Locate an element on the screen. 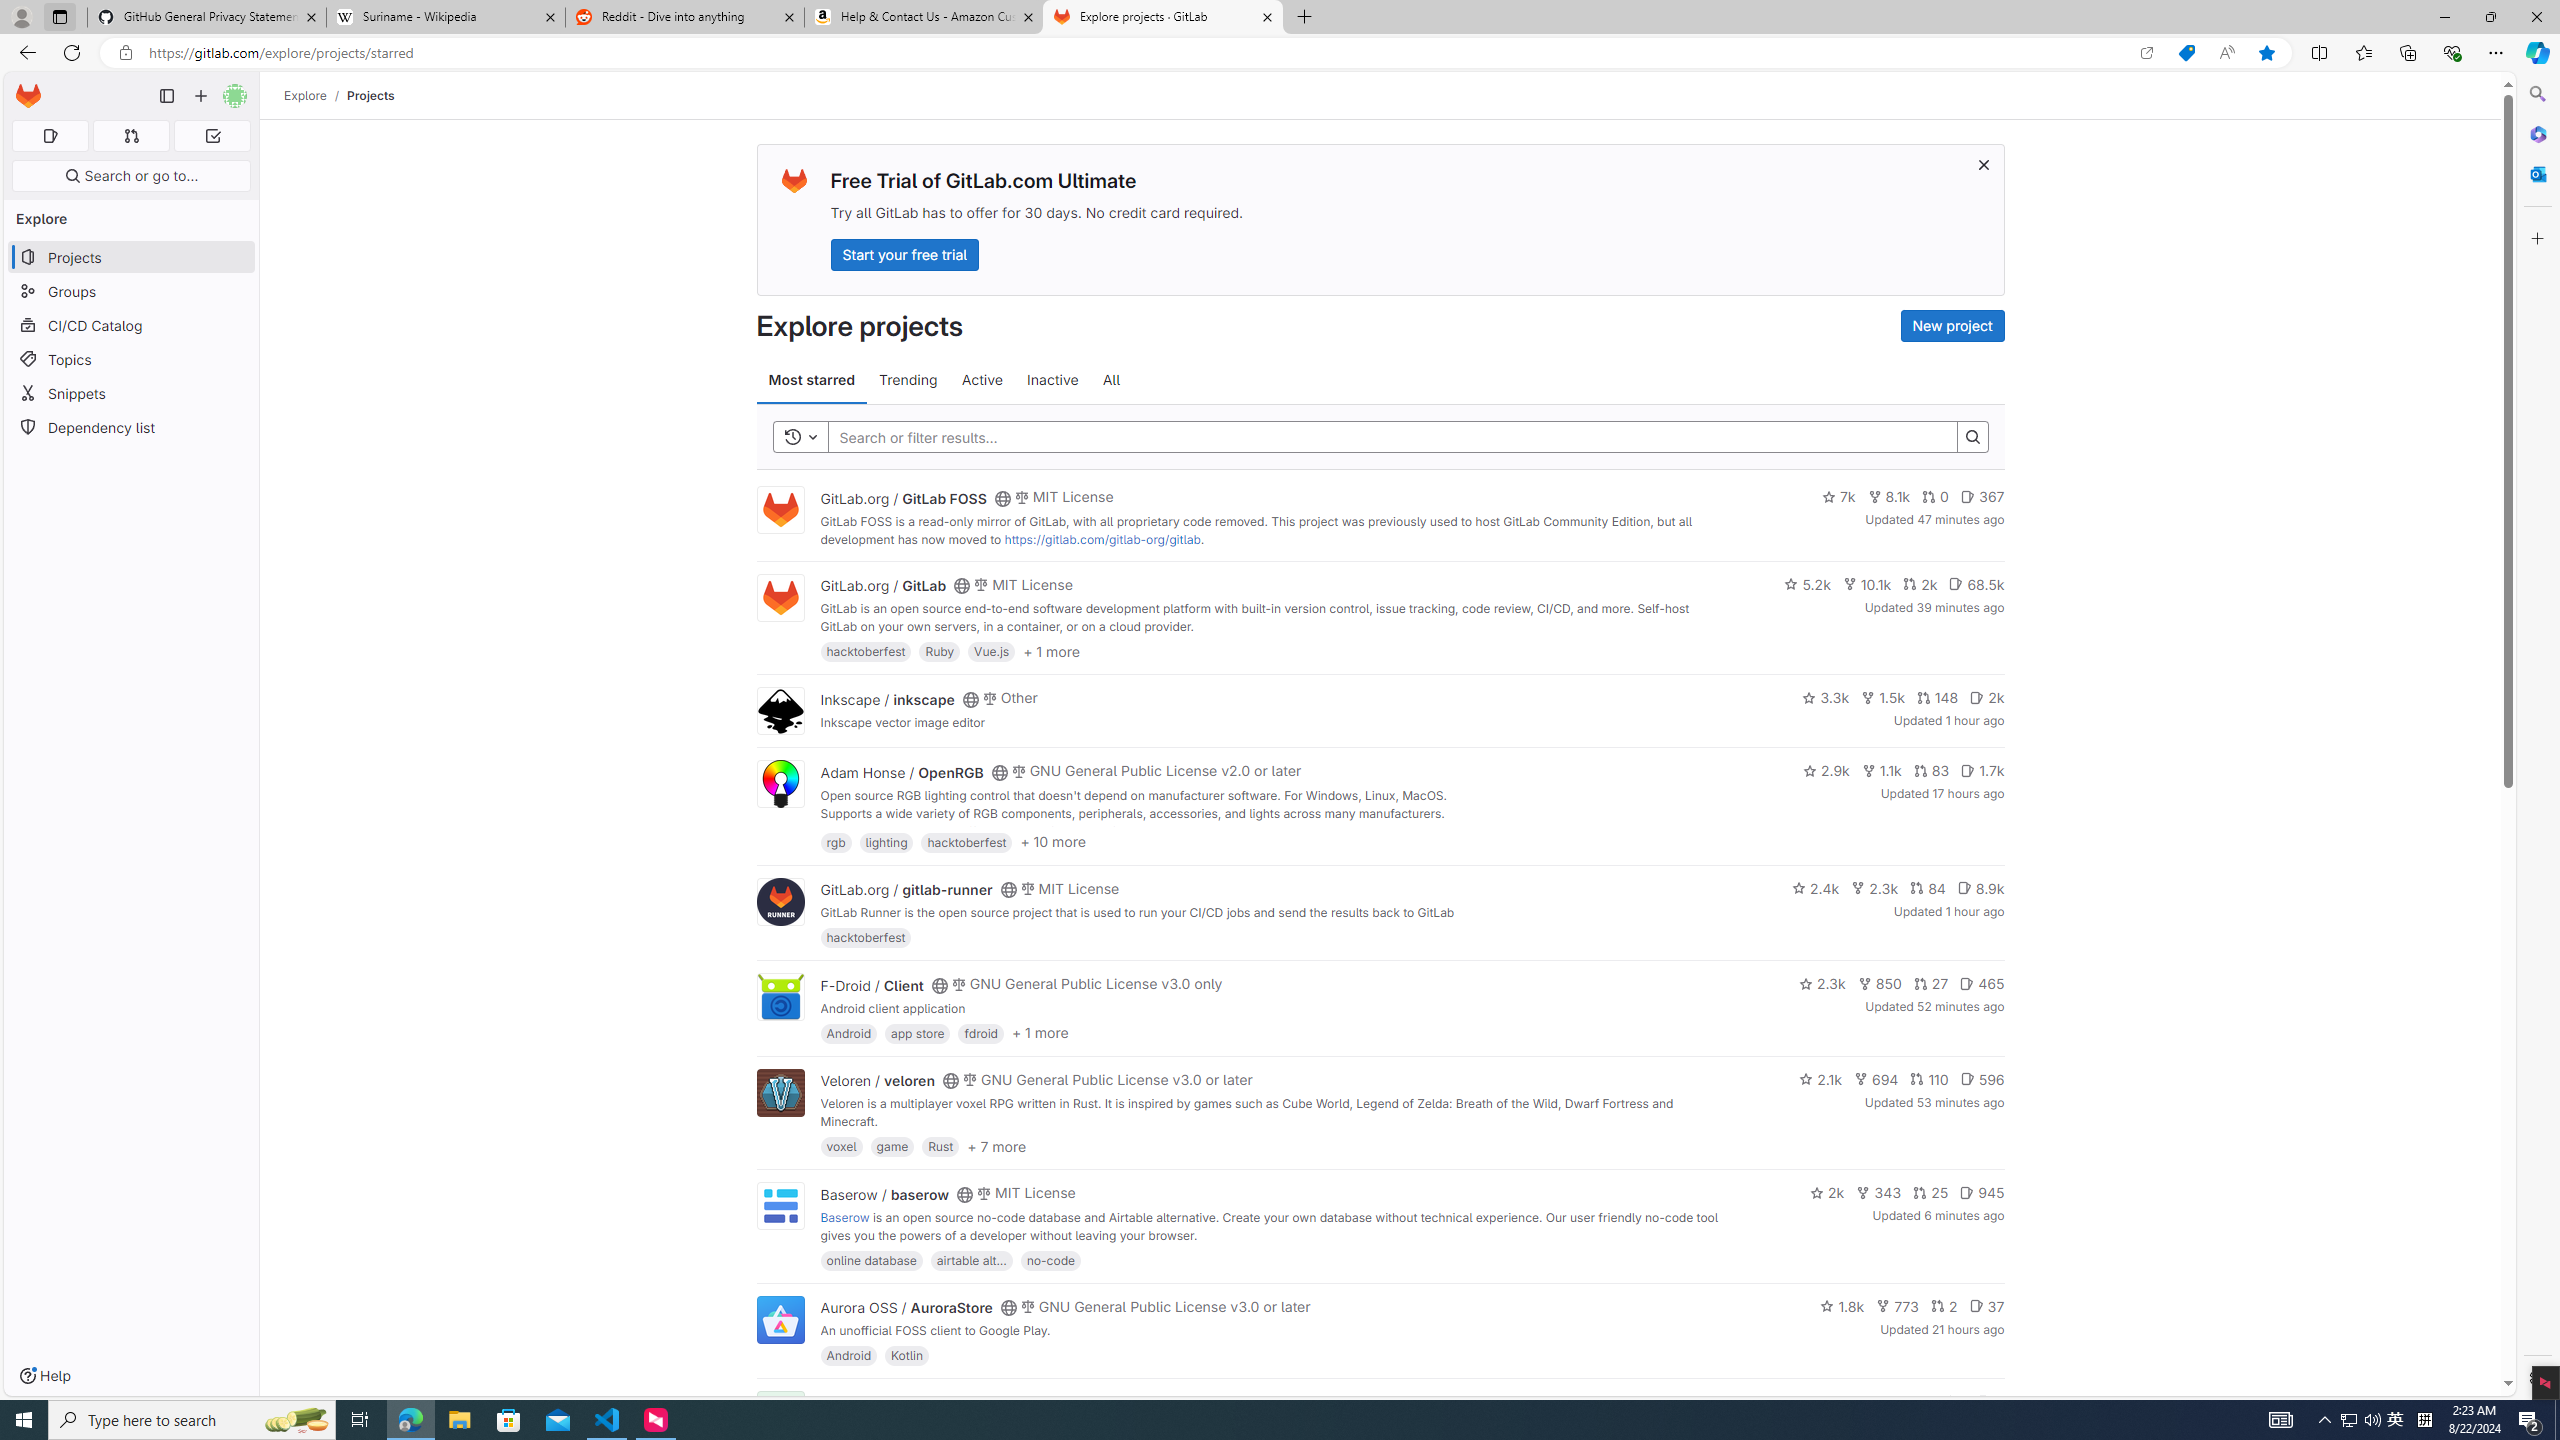 The width and height of the screenshot is (2560, 1440). 'Projects' is located at coordinates (370, 95).